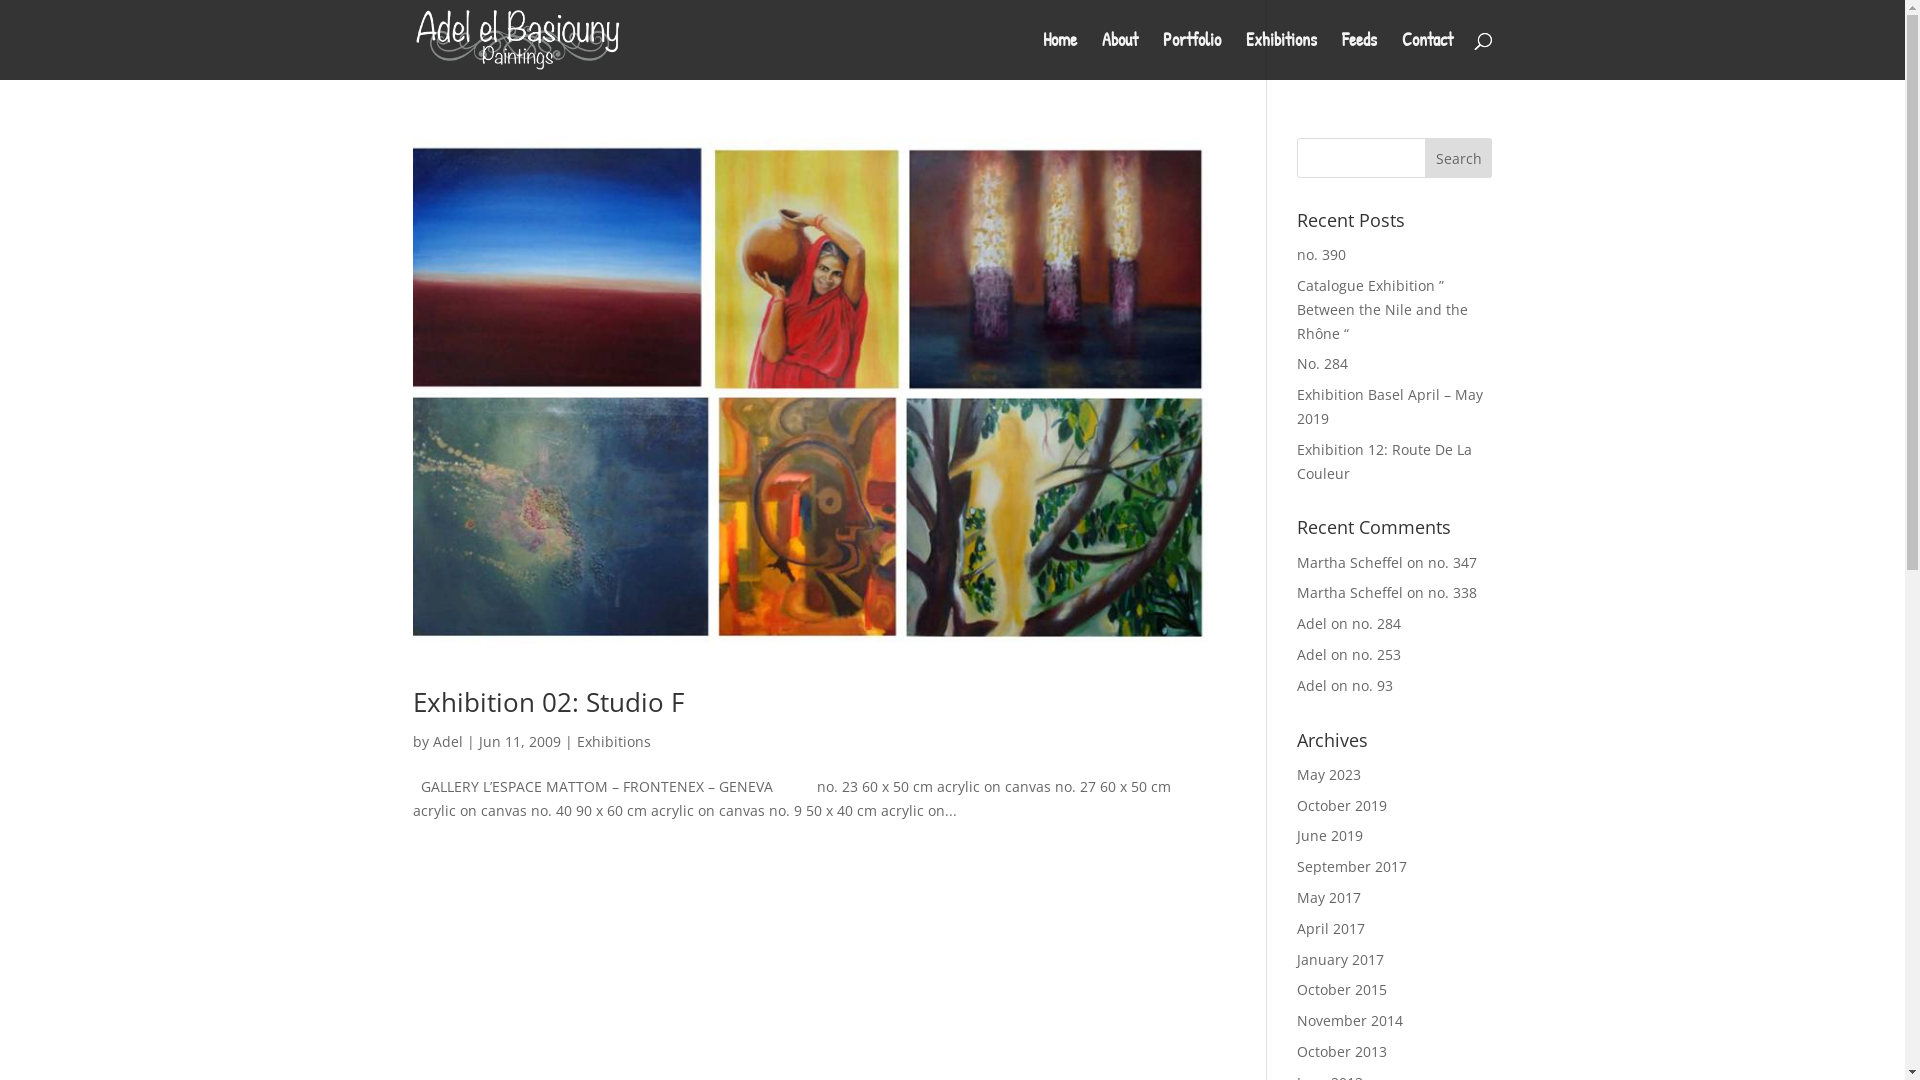 The width and height of the screenshot is (1920, 1080). I want to click on 'About', so click(1118, 55).